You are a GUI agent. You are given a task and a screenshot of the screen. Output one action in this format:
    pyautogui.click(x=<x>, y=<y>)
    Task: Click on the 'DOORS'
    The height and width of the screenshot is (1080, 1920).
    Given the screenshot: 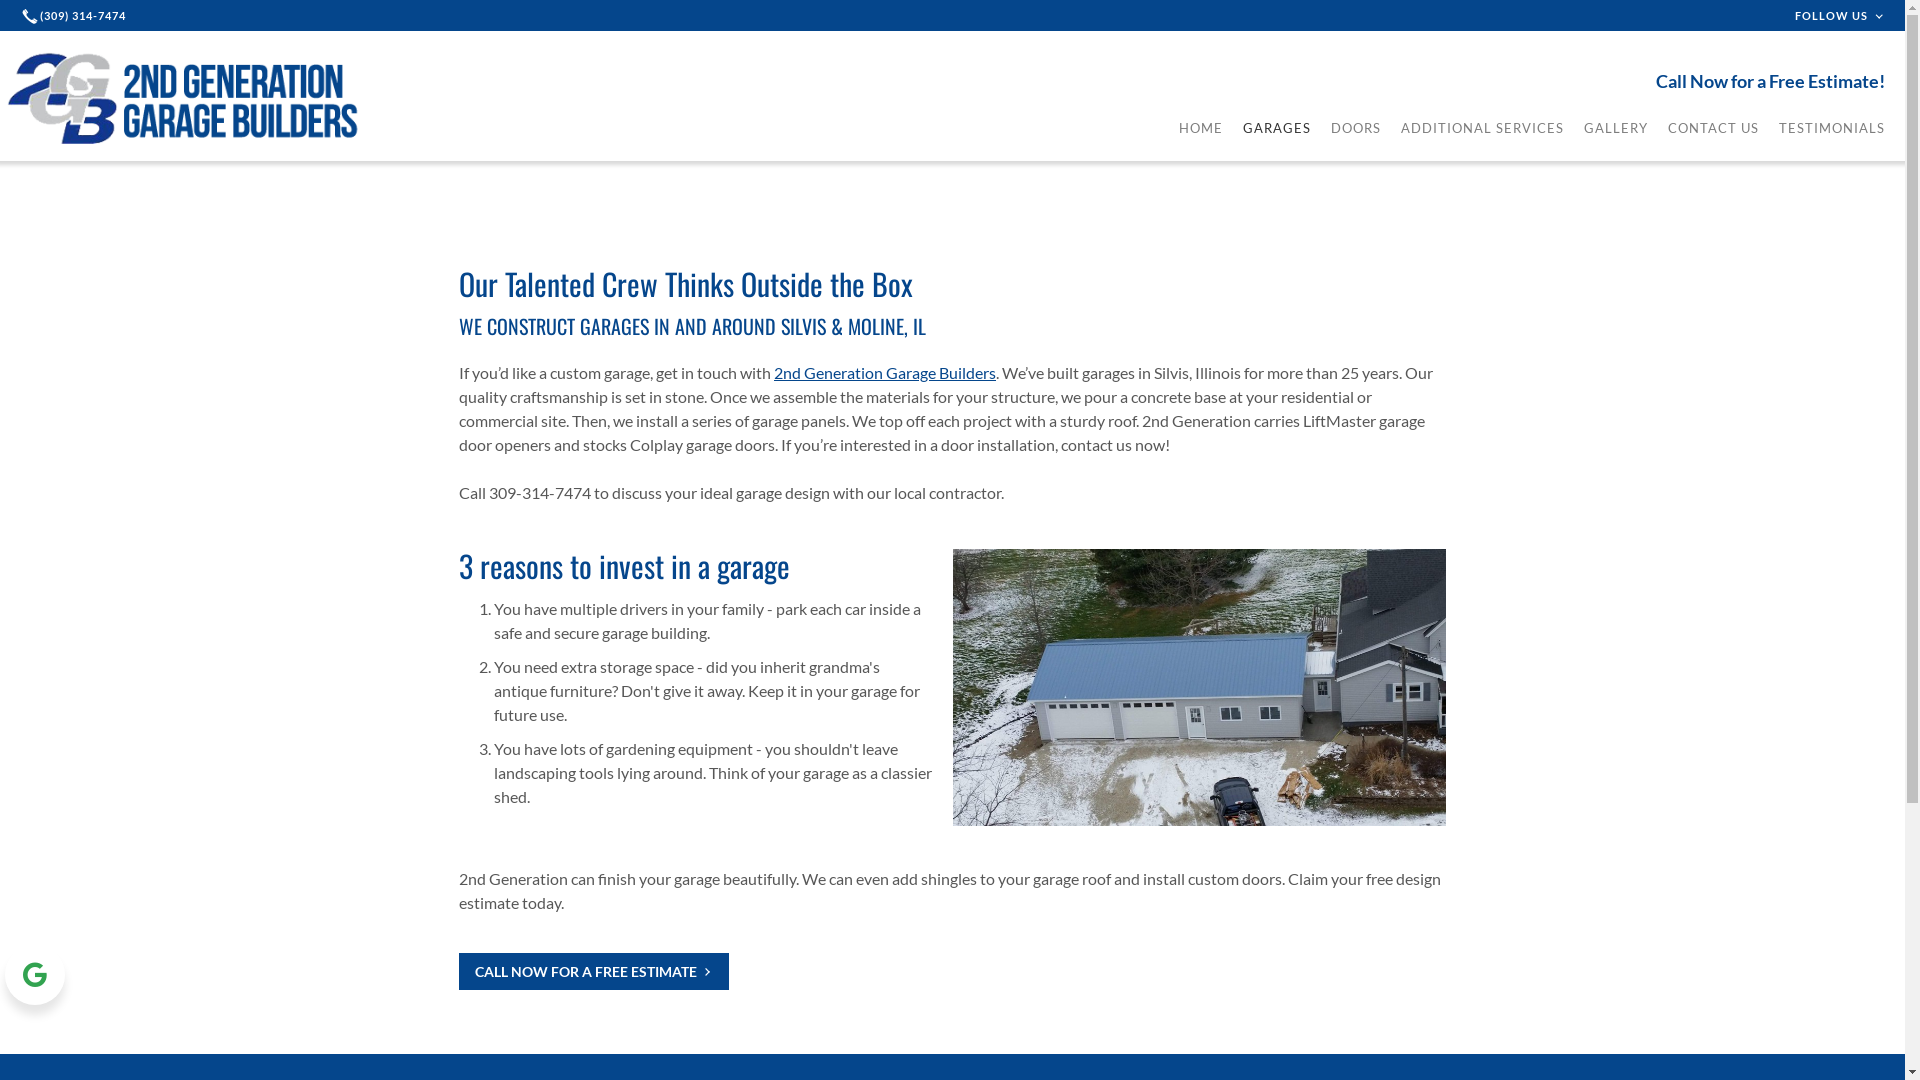 What is the action you would take?
    pyautogui.click(x=1356, y=127)
    